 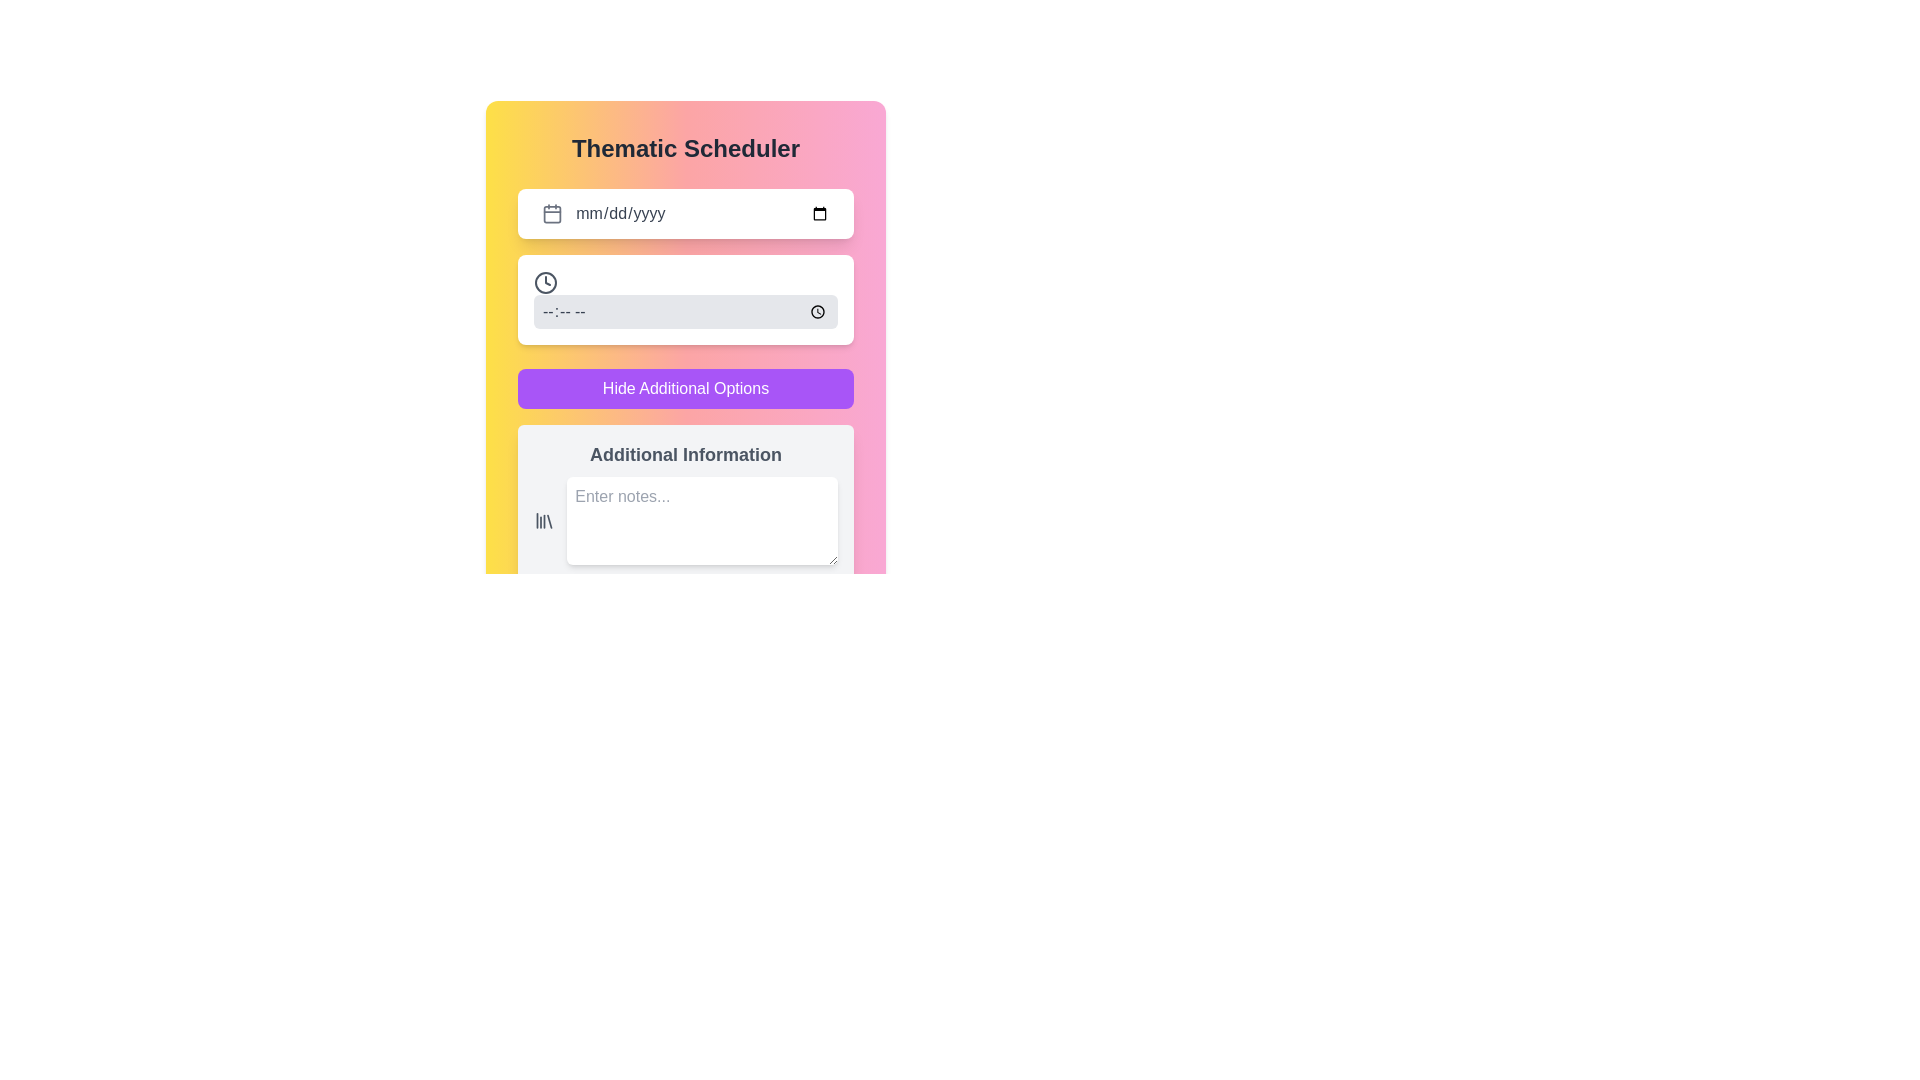 What do you see at coordinates (552, 214) in the screenshot?
I see `the date input field related to the inner square of the calendar icon in the 'Thematic Scheduler' interface` at bounding box center [552, 214].